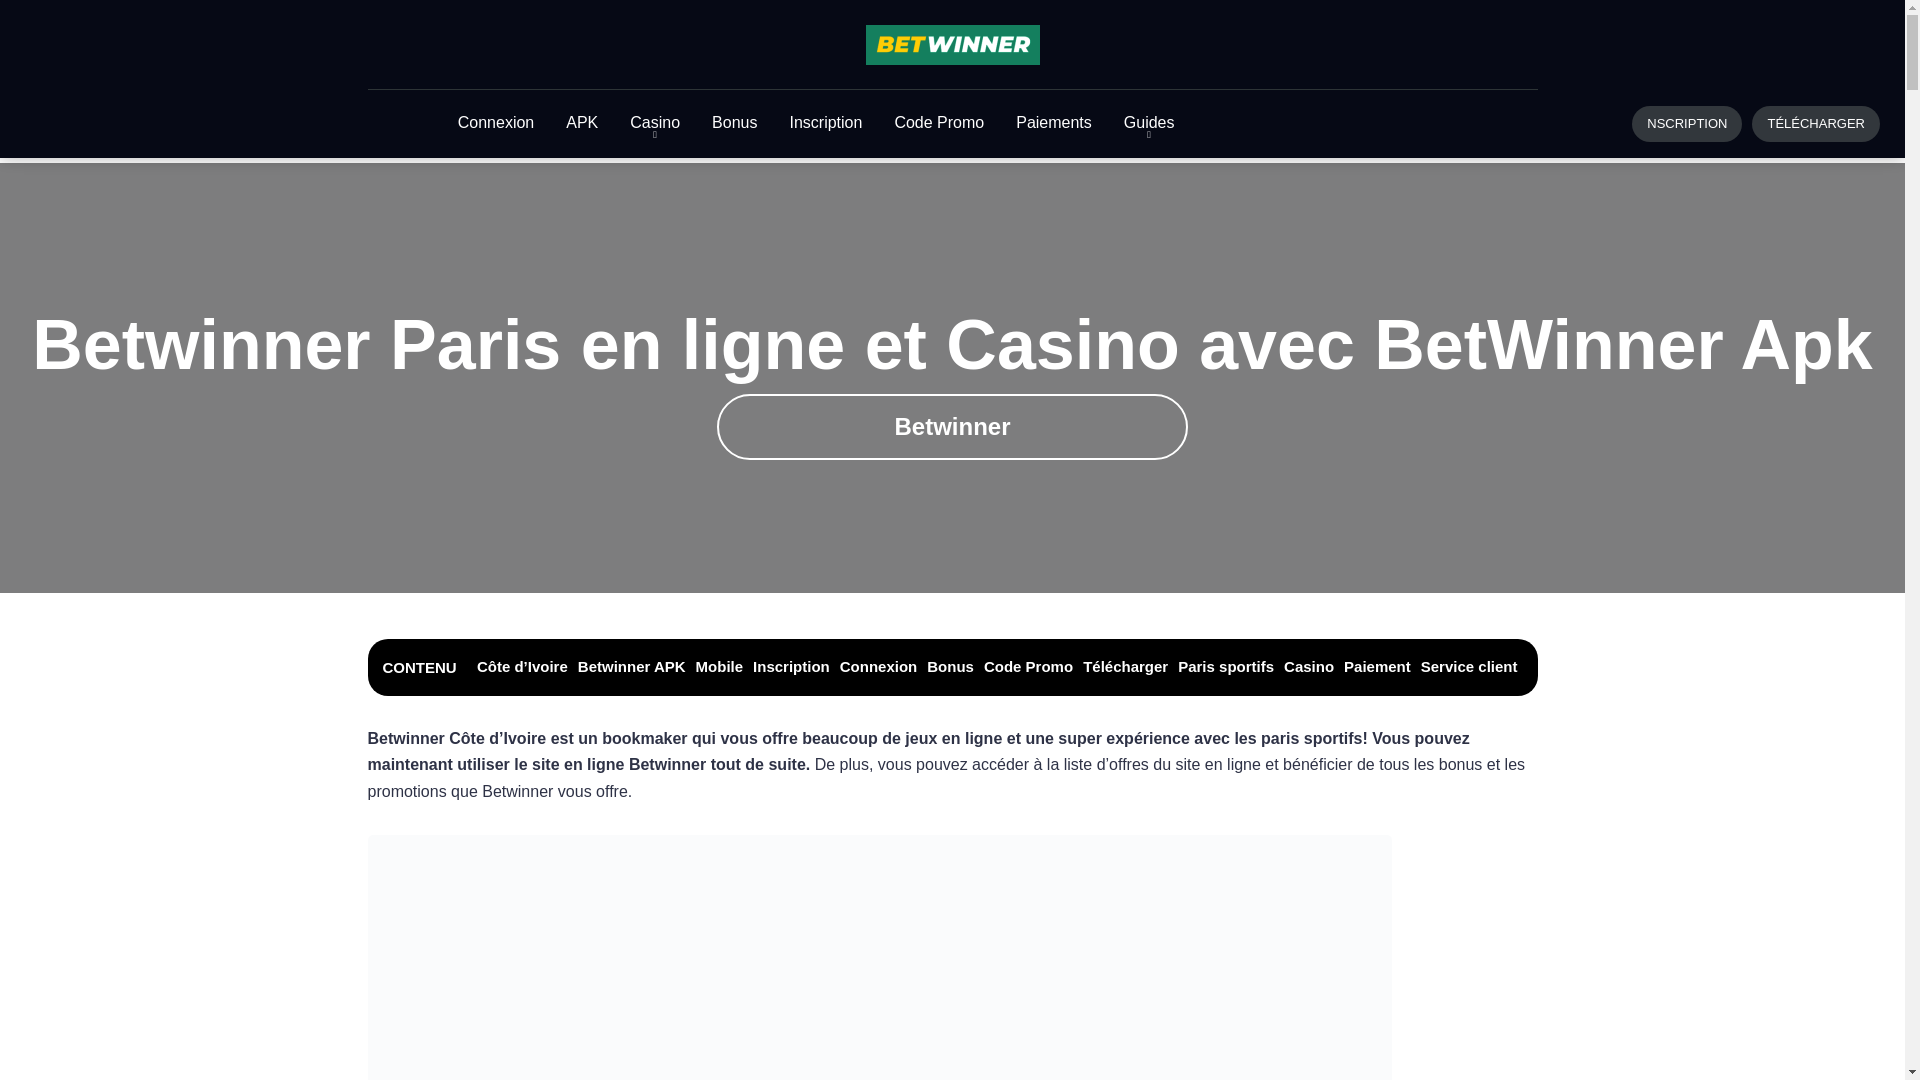 Image resolution: width=1920 pixels, height=1080 pixels. What do you see at coordinates (878, 666) in the screenshot?
I see `'Connexion'` at bounding box center [878, 666].